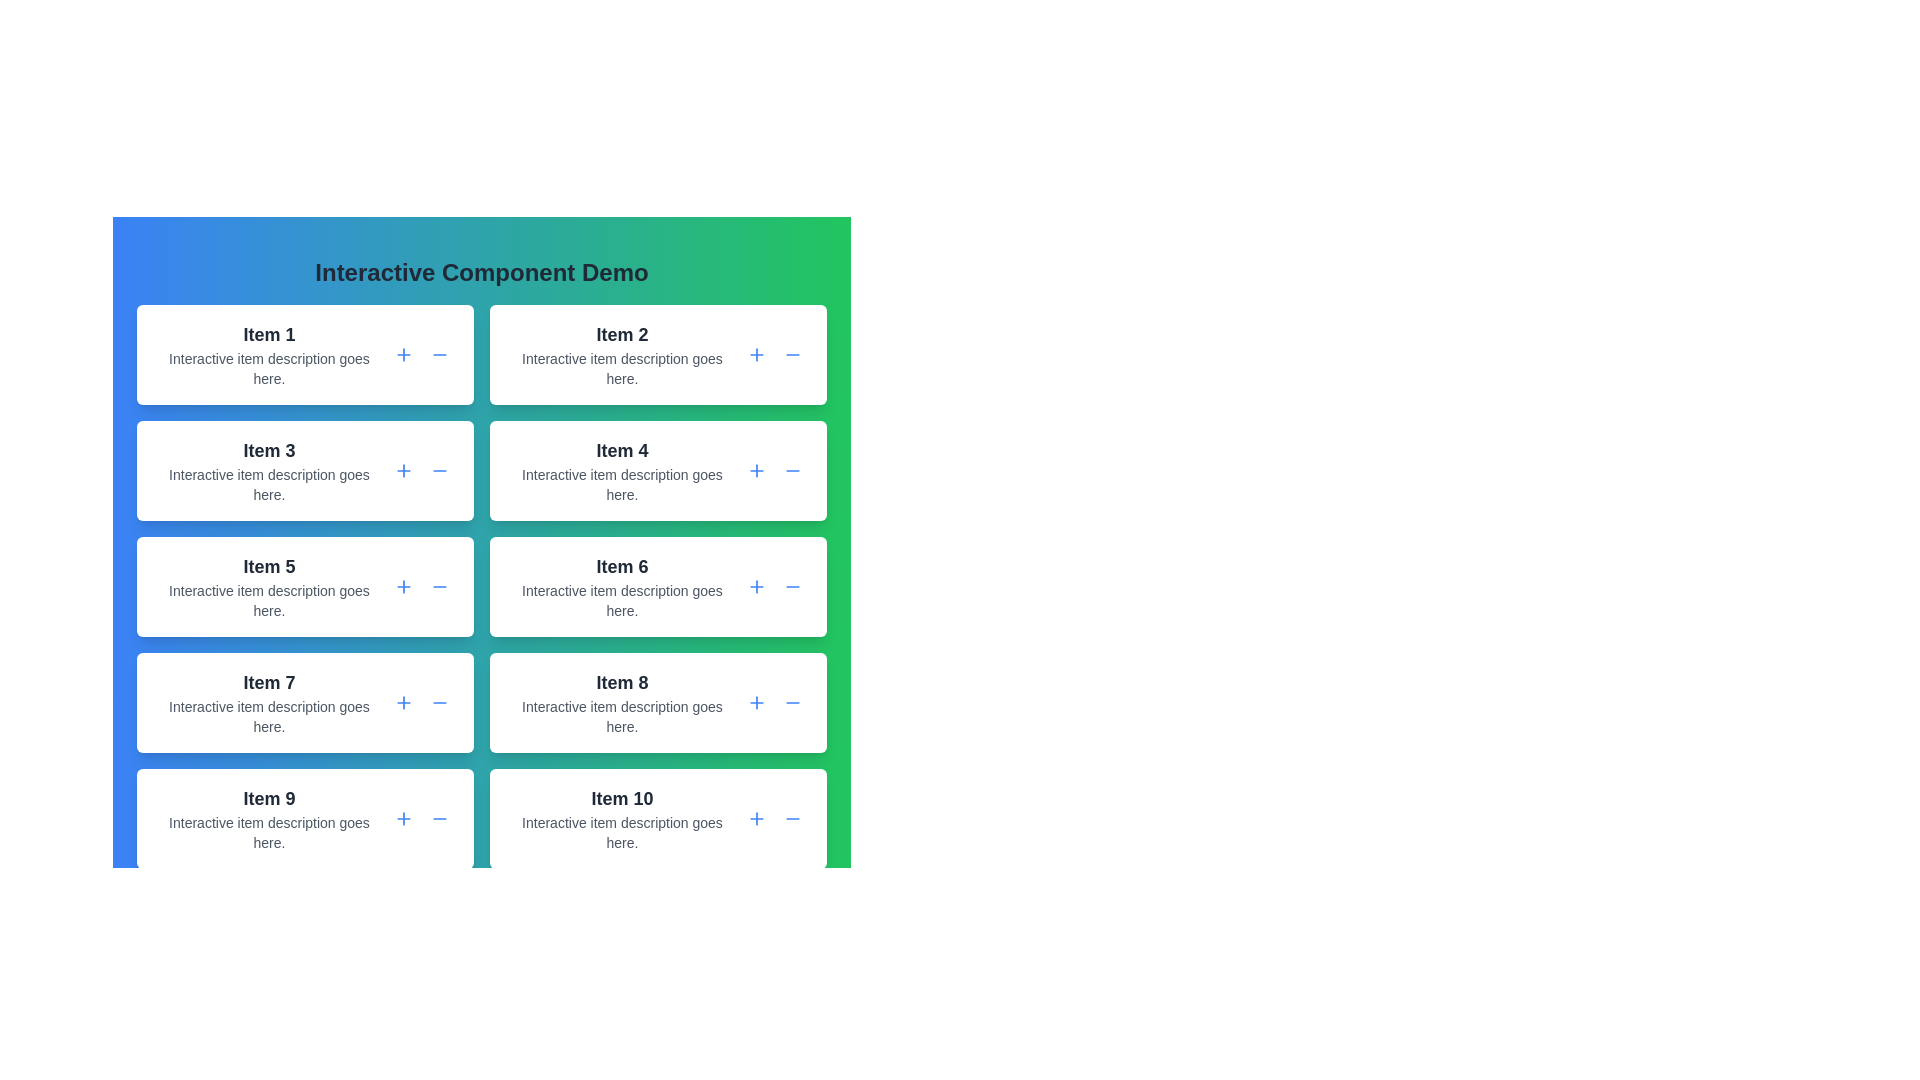  Describe the element at coordinates (791, 470) in the screenshot. I see `the 'decrease' or 'minus' button icon` at that location.